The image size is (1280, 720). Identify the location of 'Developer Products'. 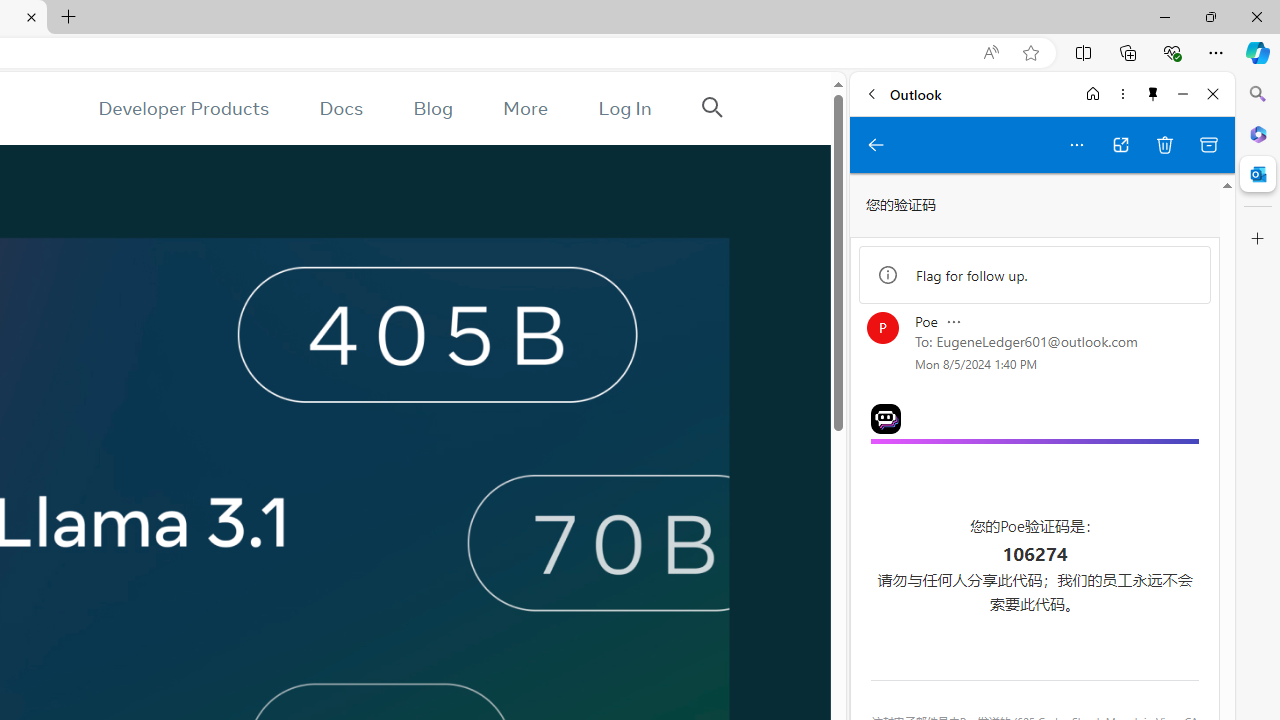
(183, 108).